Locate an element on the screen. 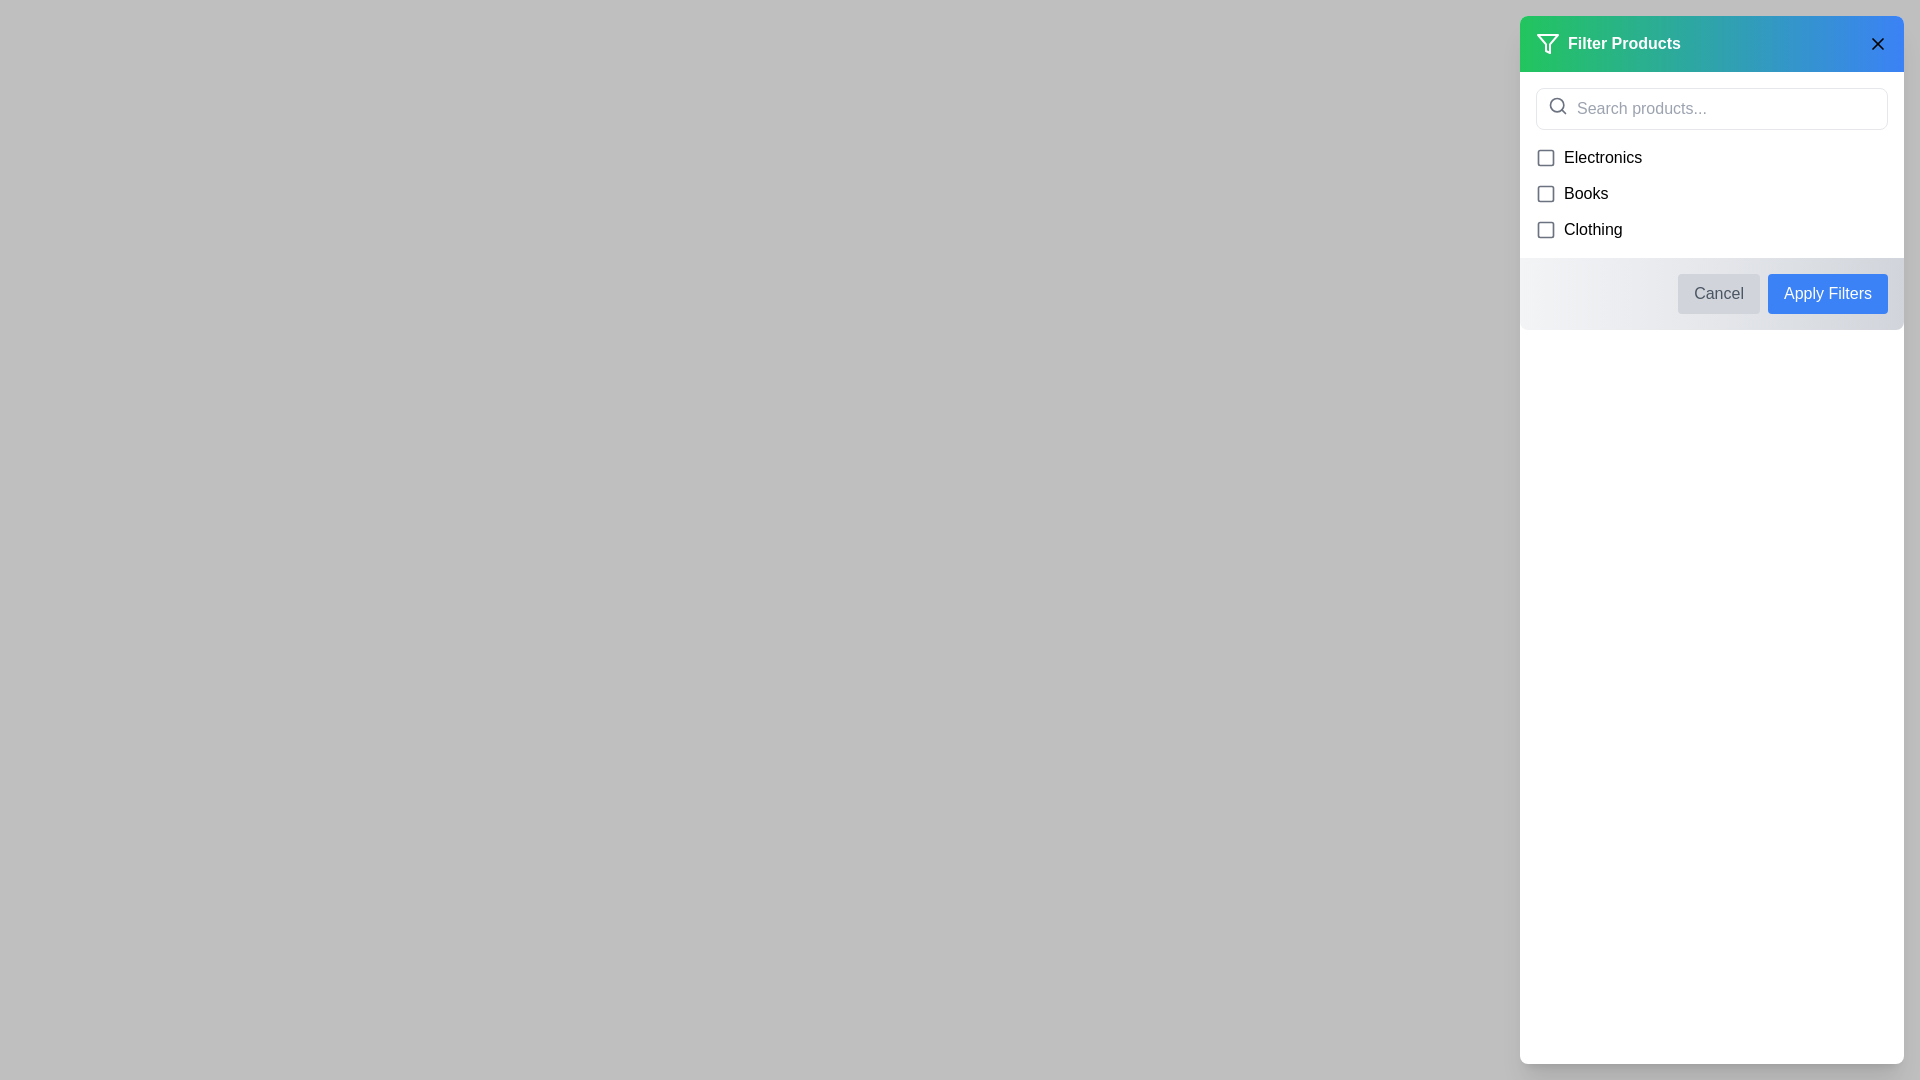 This screenshot has width=1920, height=1080. the 'Electronics' filter checkbox is located at coordinates (1544, 157).